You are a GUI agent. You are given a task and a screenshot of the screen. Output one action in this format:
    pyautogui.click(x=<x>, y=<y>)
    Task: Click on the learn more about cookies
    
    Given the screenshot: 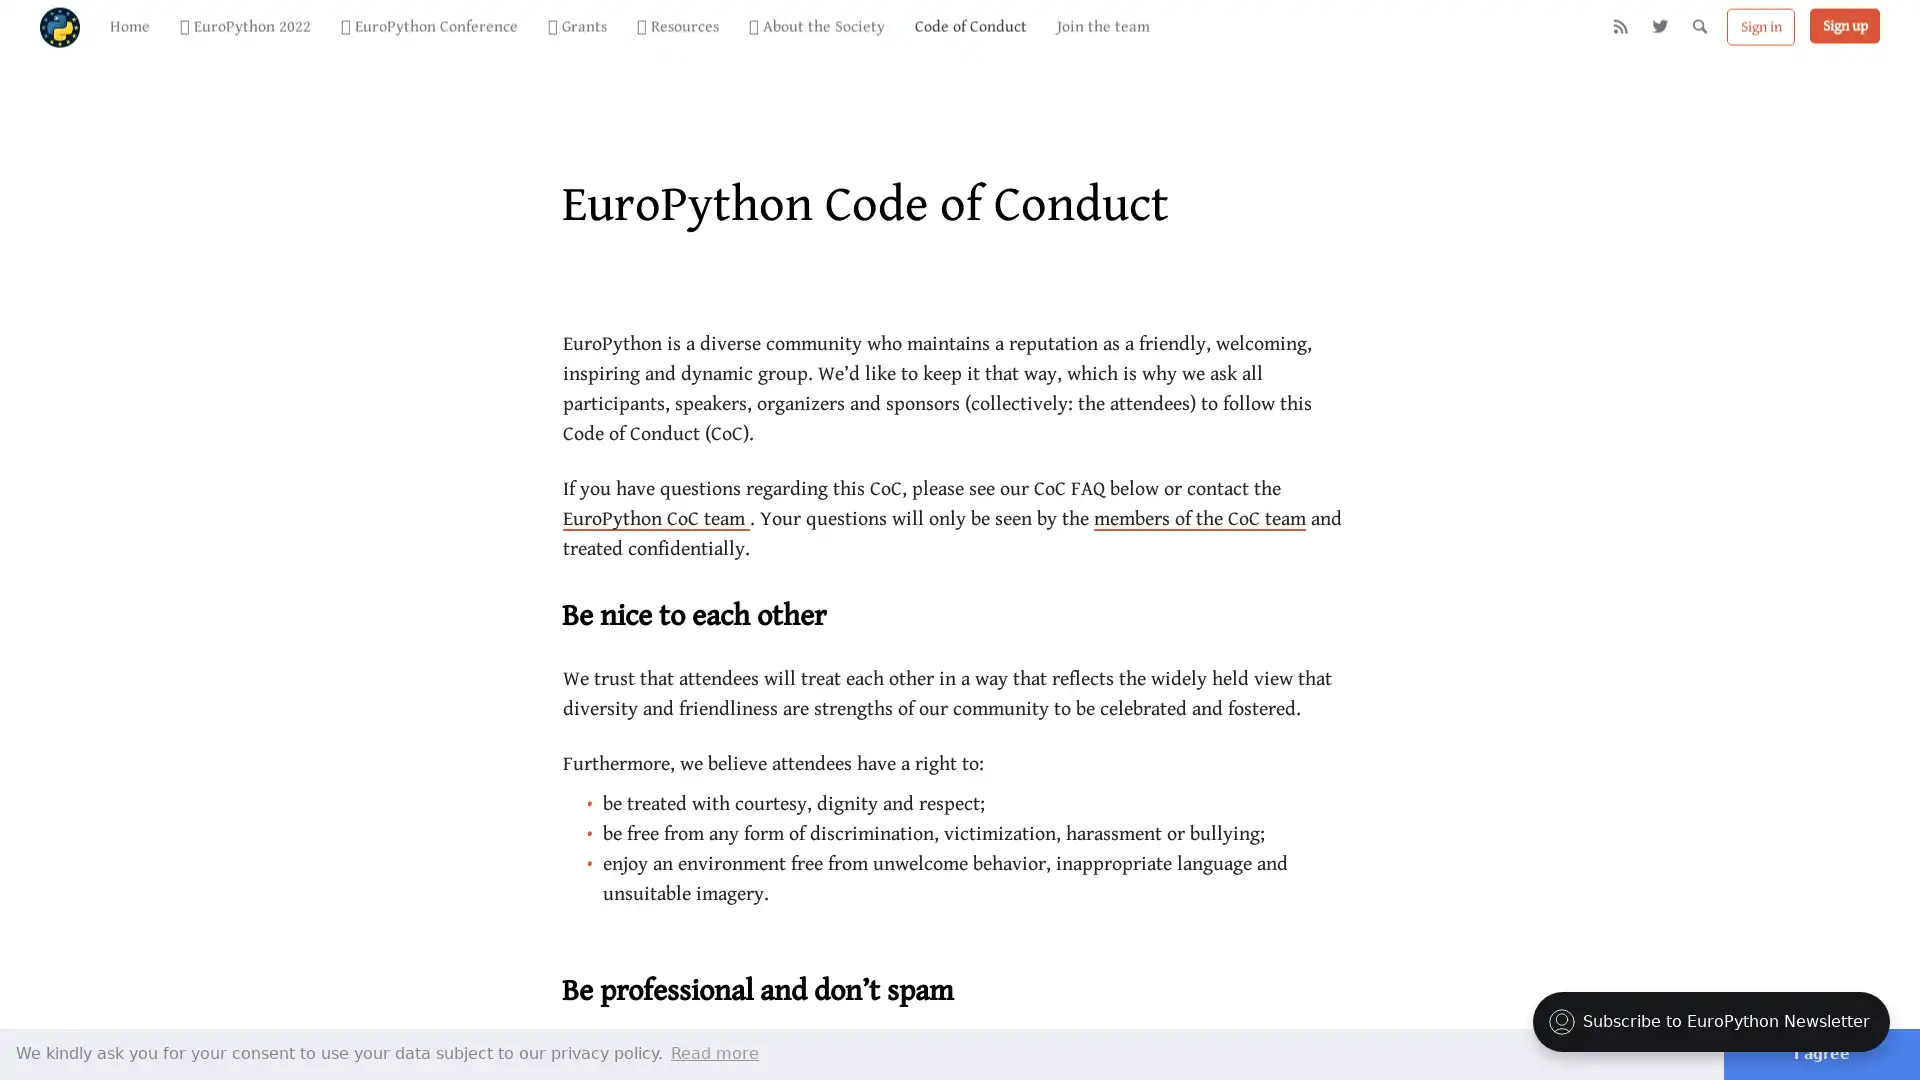 What is the action you would take?
    pyautogui.click(x=715, y=1052)
    